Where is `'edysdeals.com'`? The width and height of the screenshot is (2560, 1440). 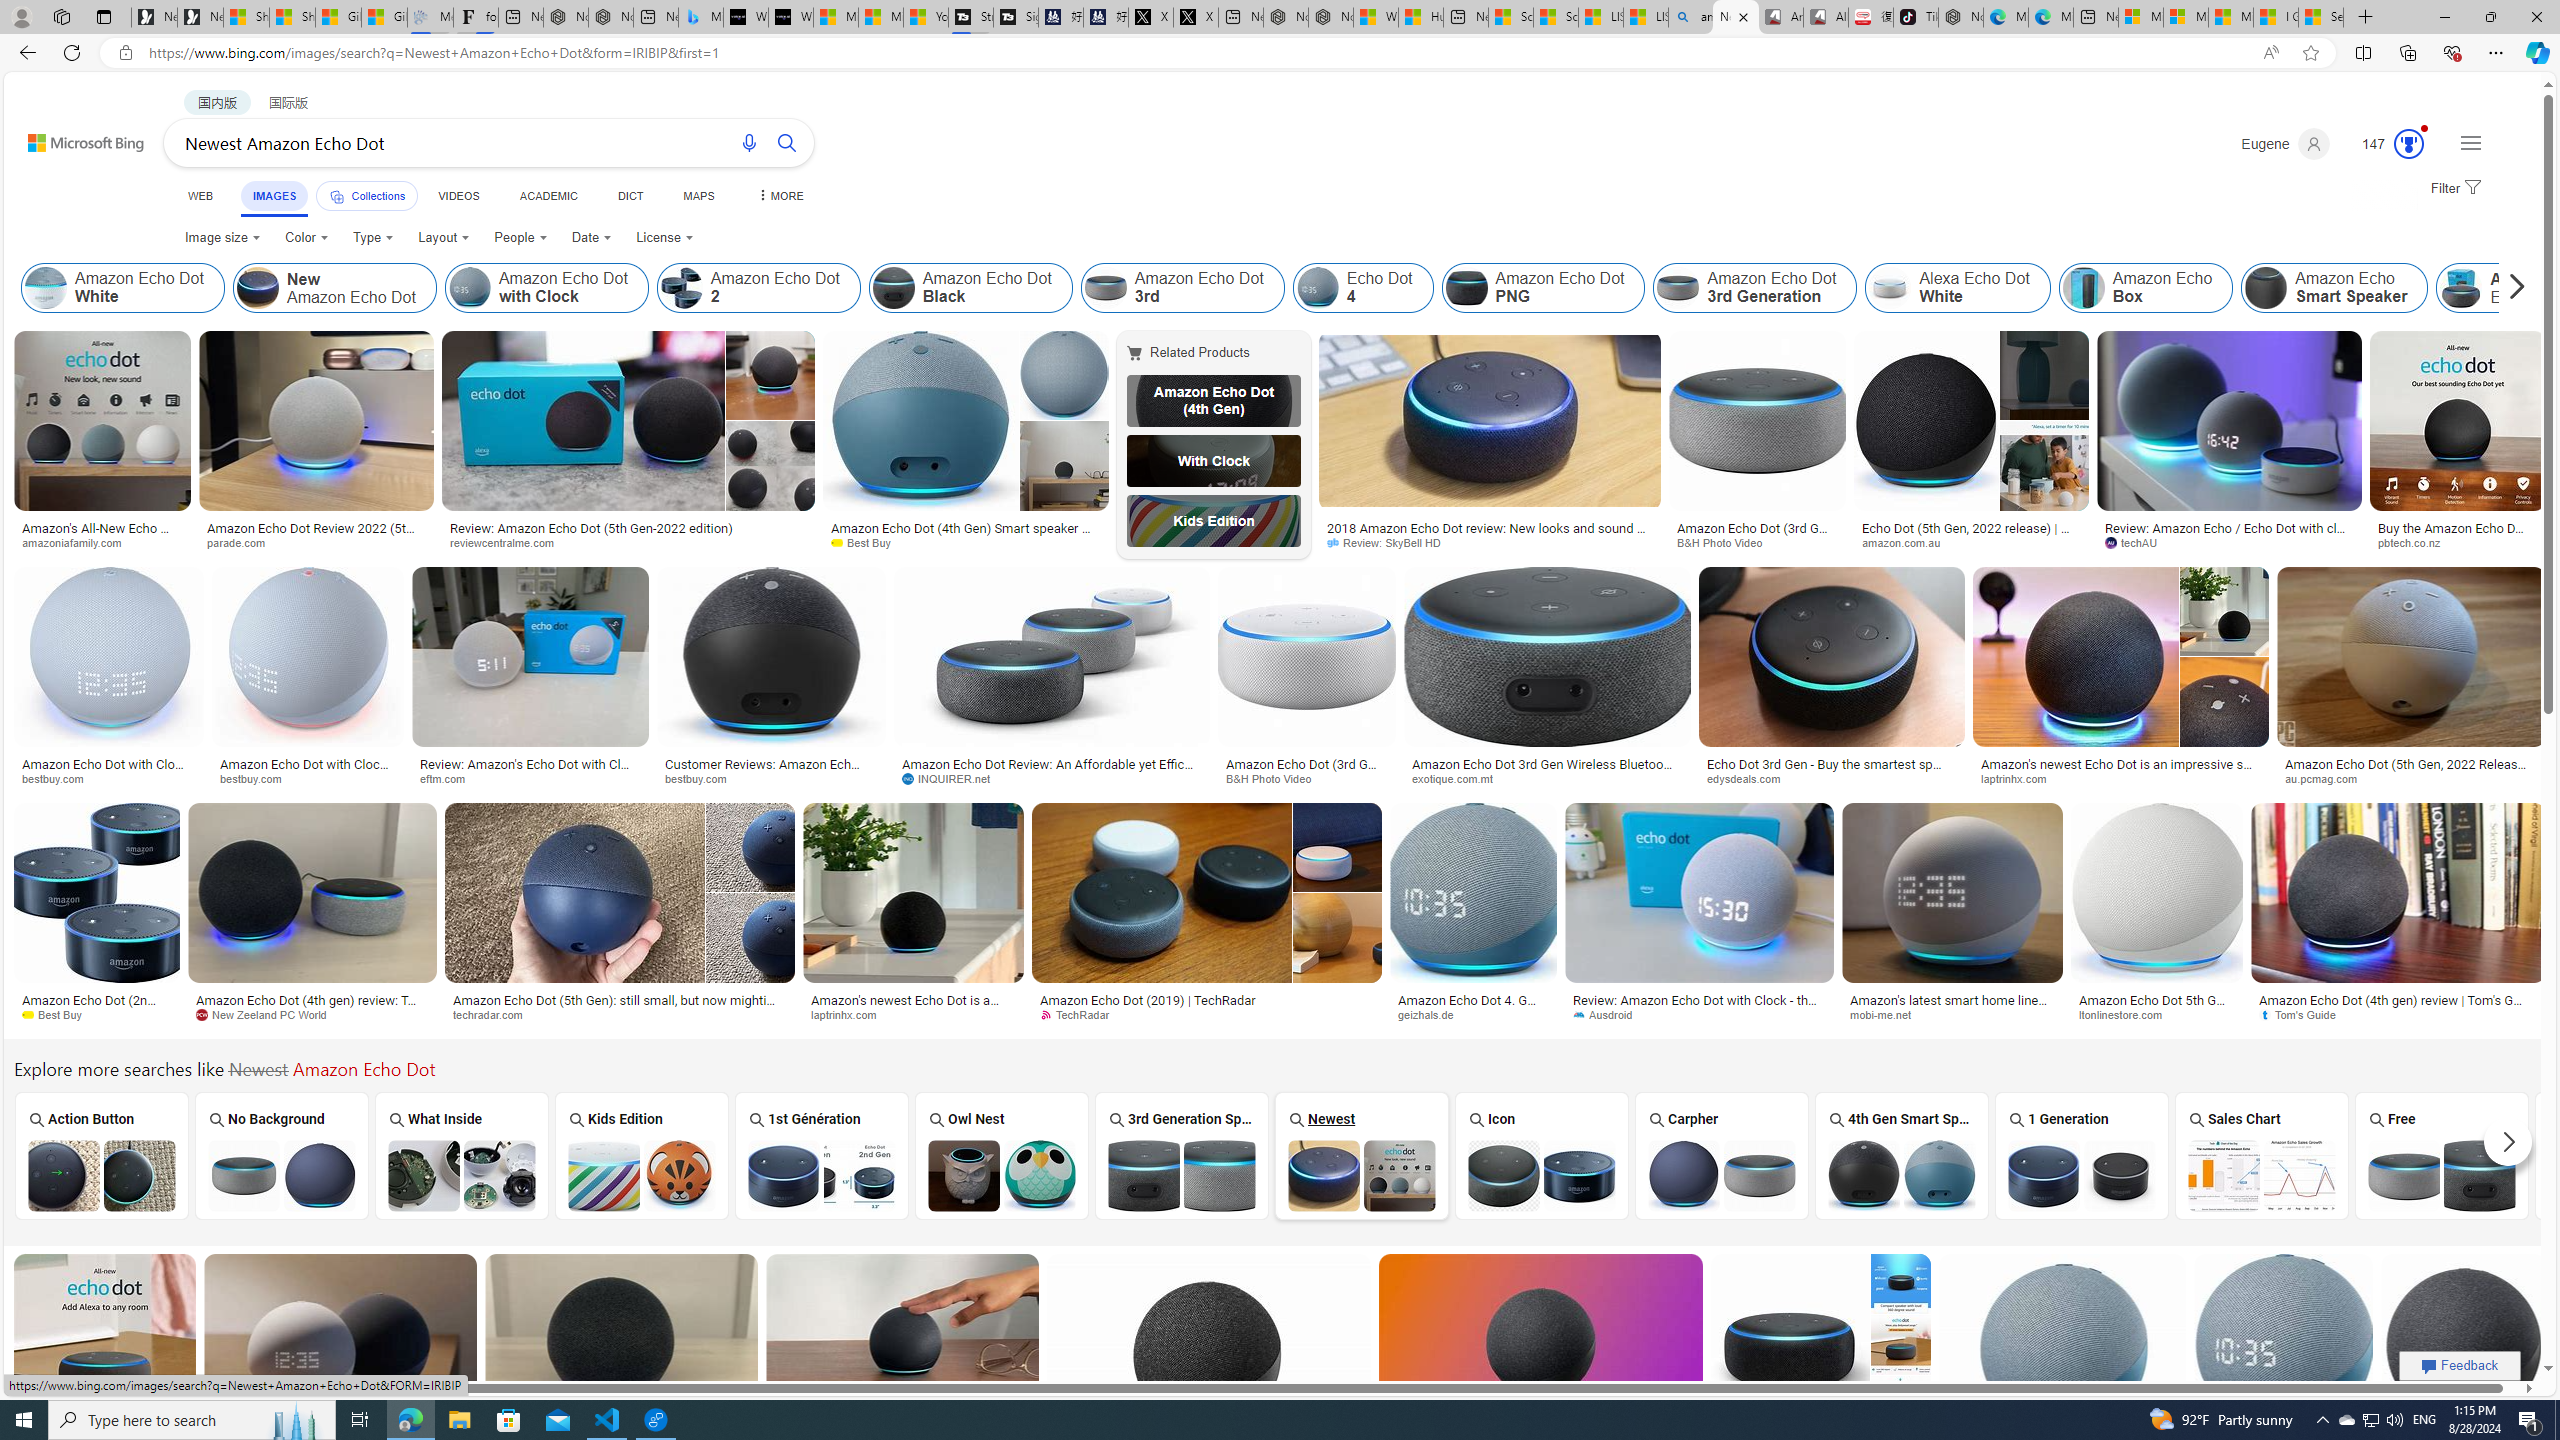
'edysdeals.com' is located at coordinates (1830, 778).